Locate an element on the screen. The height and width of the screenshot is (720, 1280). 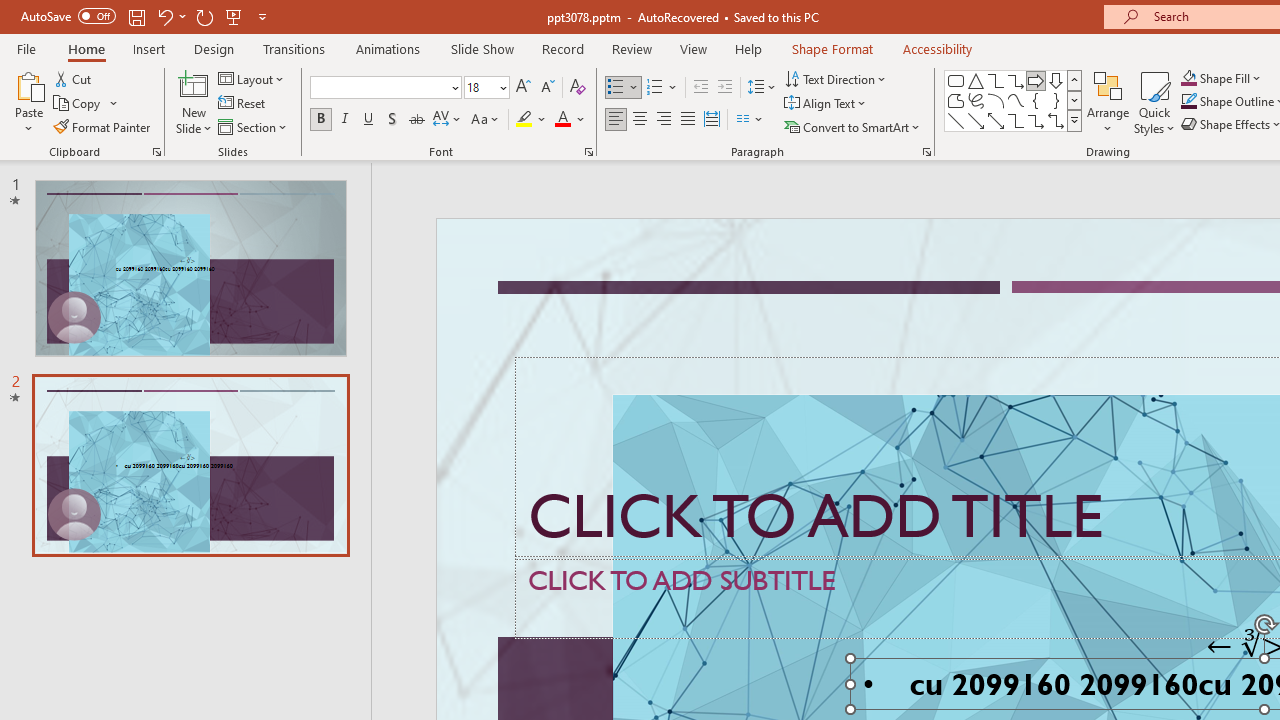
'Connector: Elbow Double-Arrow' is located at coordinates (1055, 120).